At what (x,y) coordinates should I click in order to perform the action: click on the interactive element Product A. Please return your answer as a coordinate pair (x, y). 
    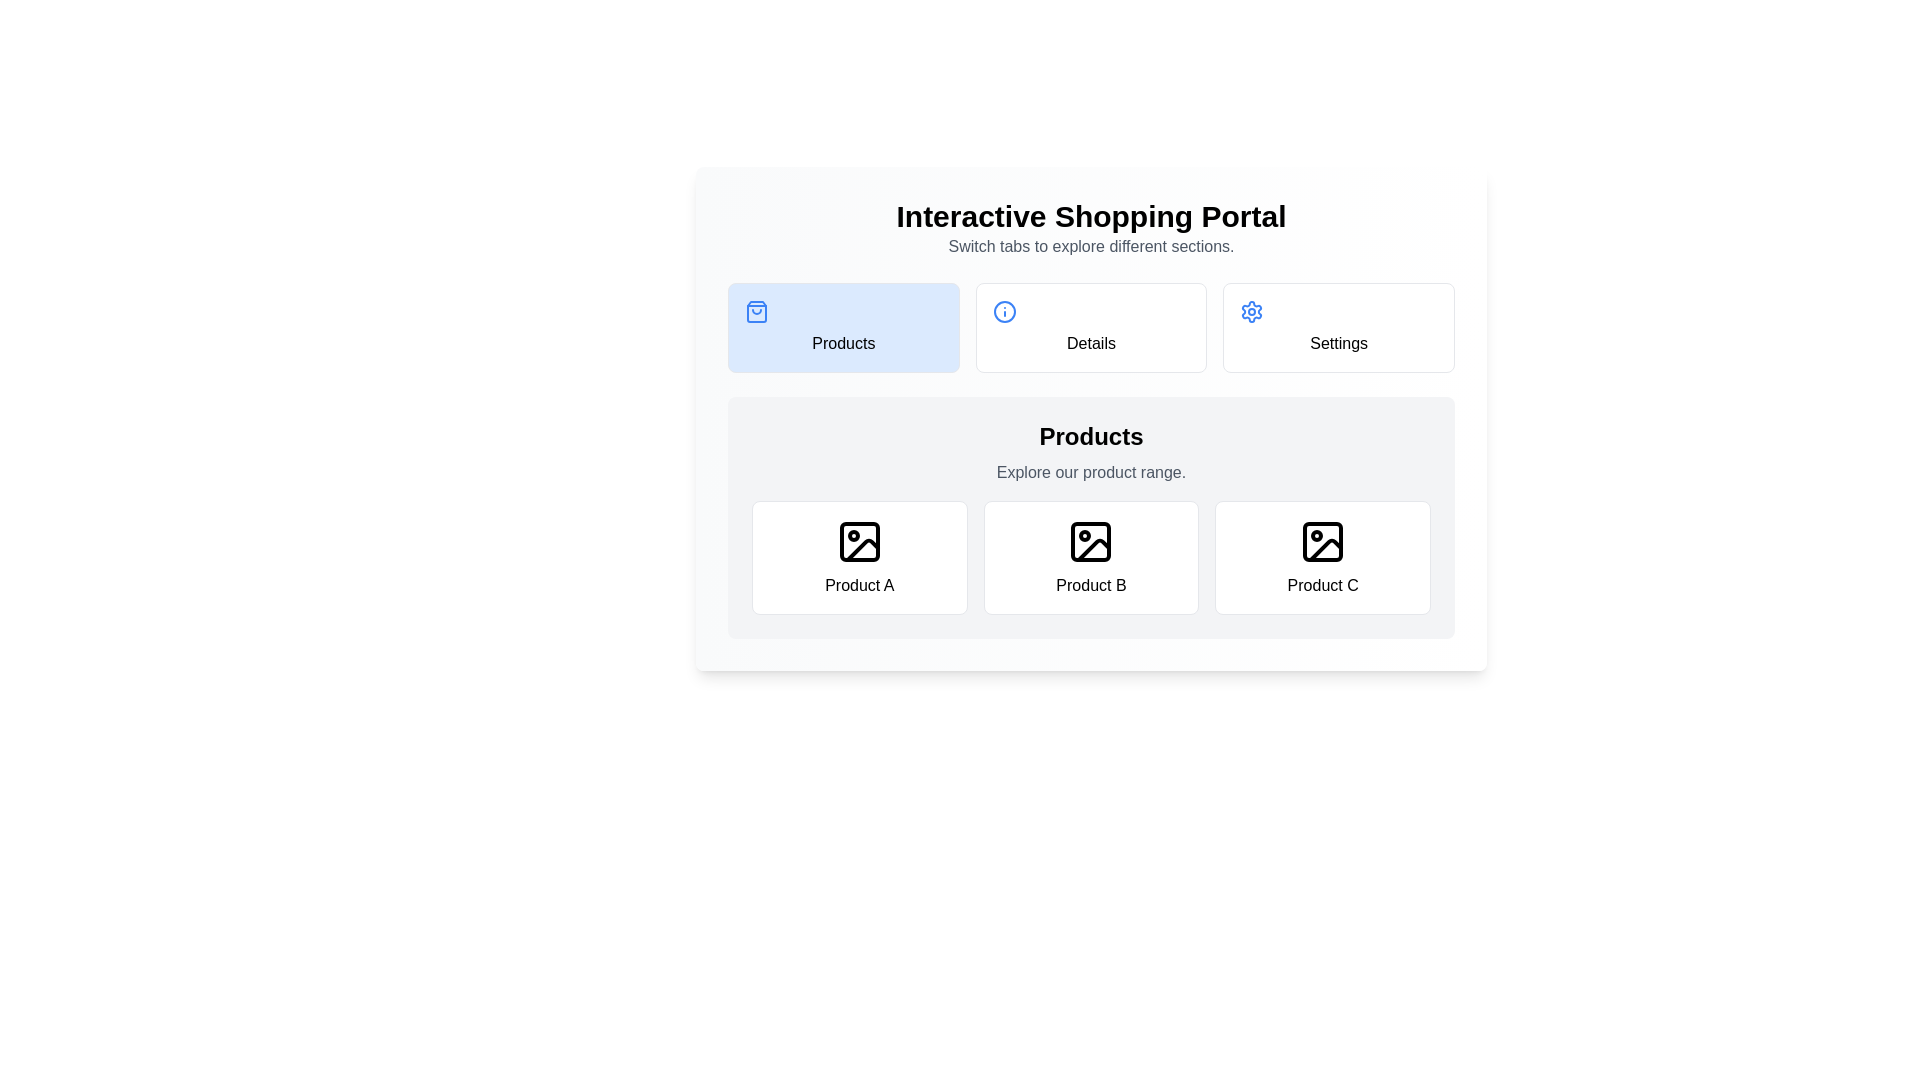
    Looking at the image, I should click on (859, 558).